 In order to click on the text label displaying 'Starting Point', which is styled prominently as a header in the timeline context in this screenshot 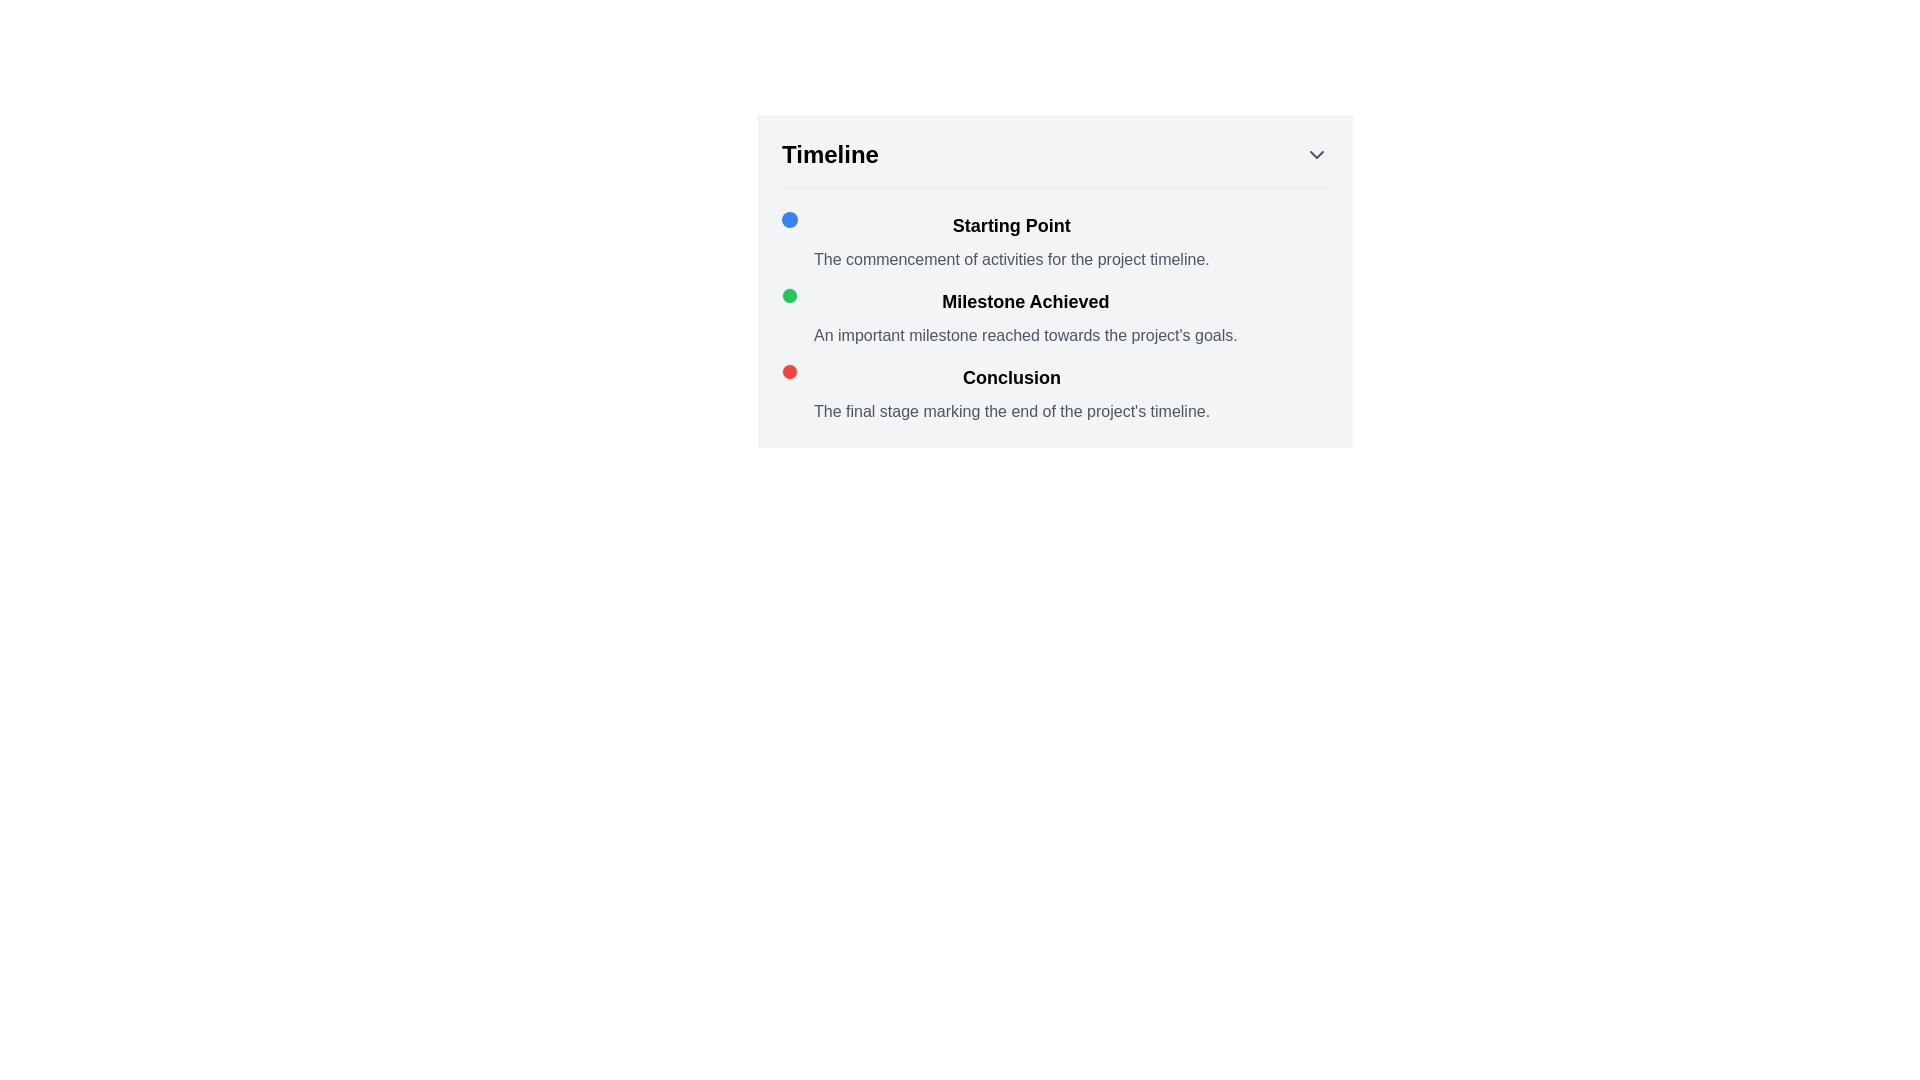, I will do `click(1011, 225)`.